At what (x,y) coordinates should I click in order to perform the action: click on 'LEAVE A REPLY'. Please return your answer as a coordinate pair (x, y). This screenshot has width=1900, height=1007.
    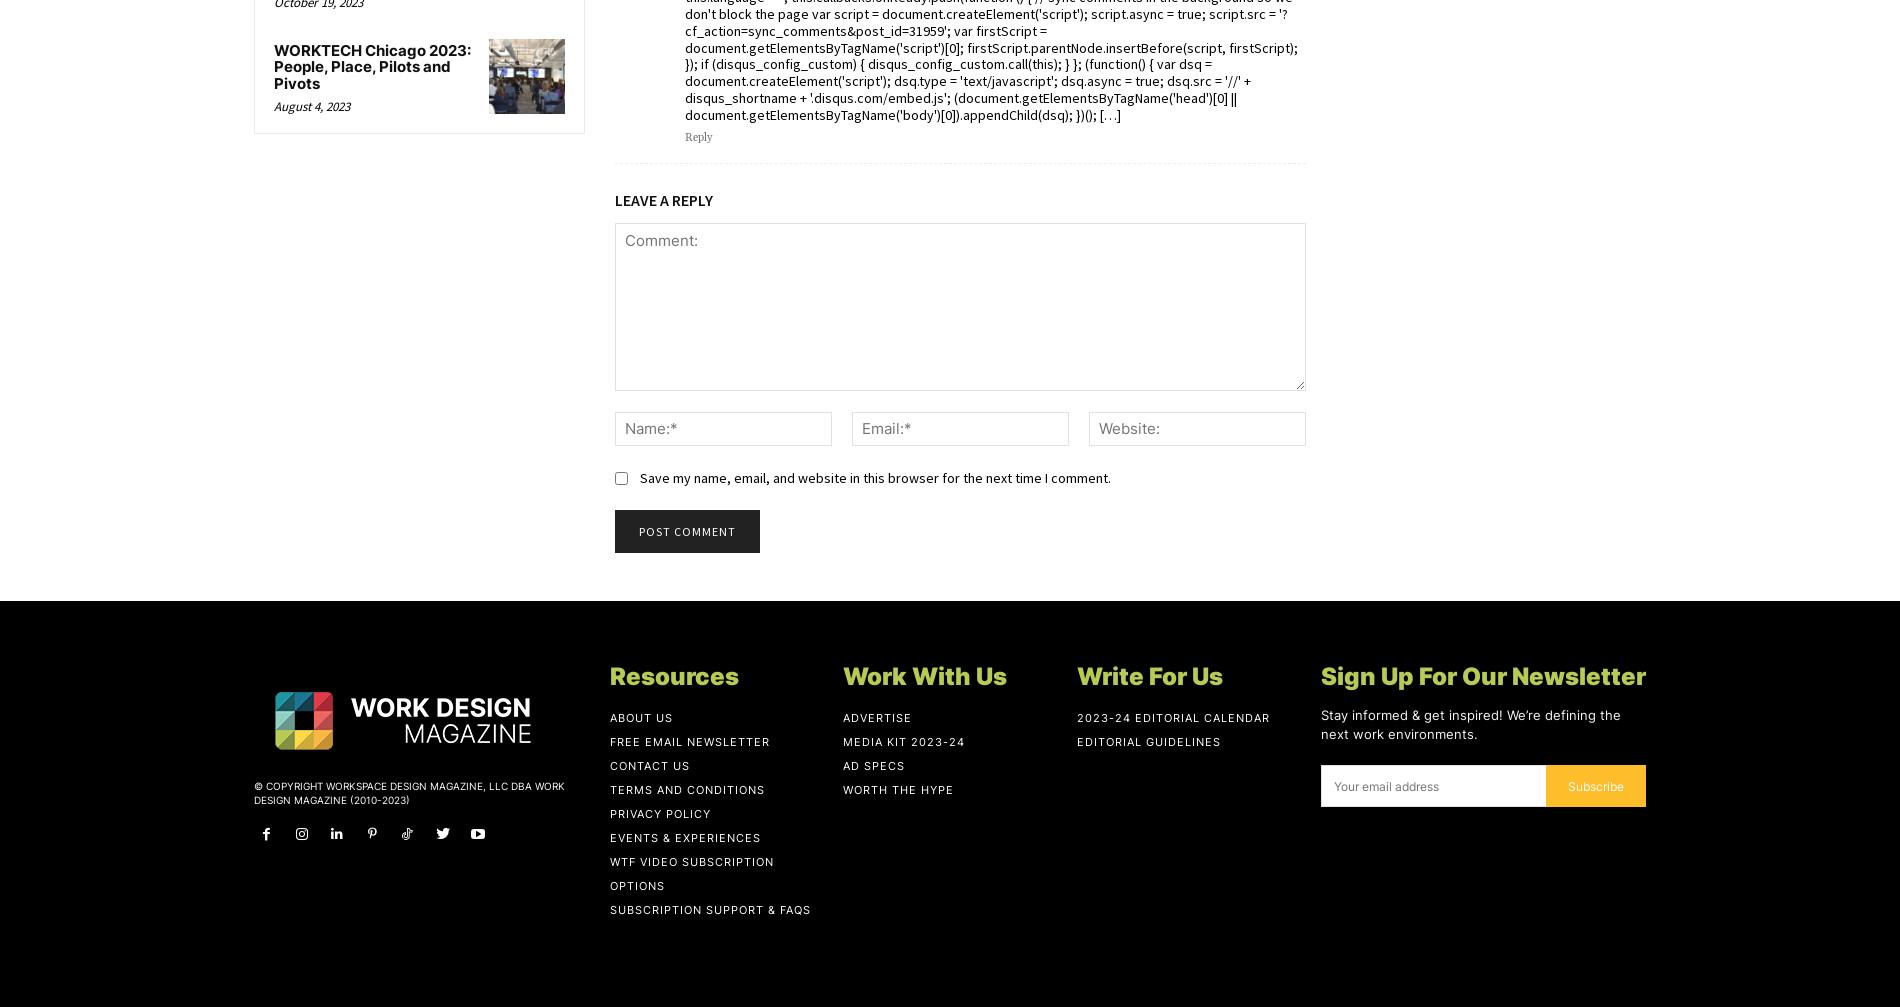
    Looking at the image, I should click on (662, 198).